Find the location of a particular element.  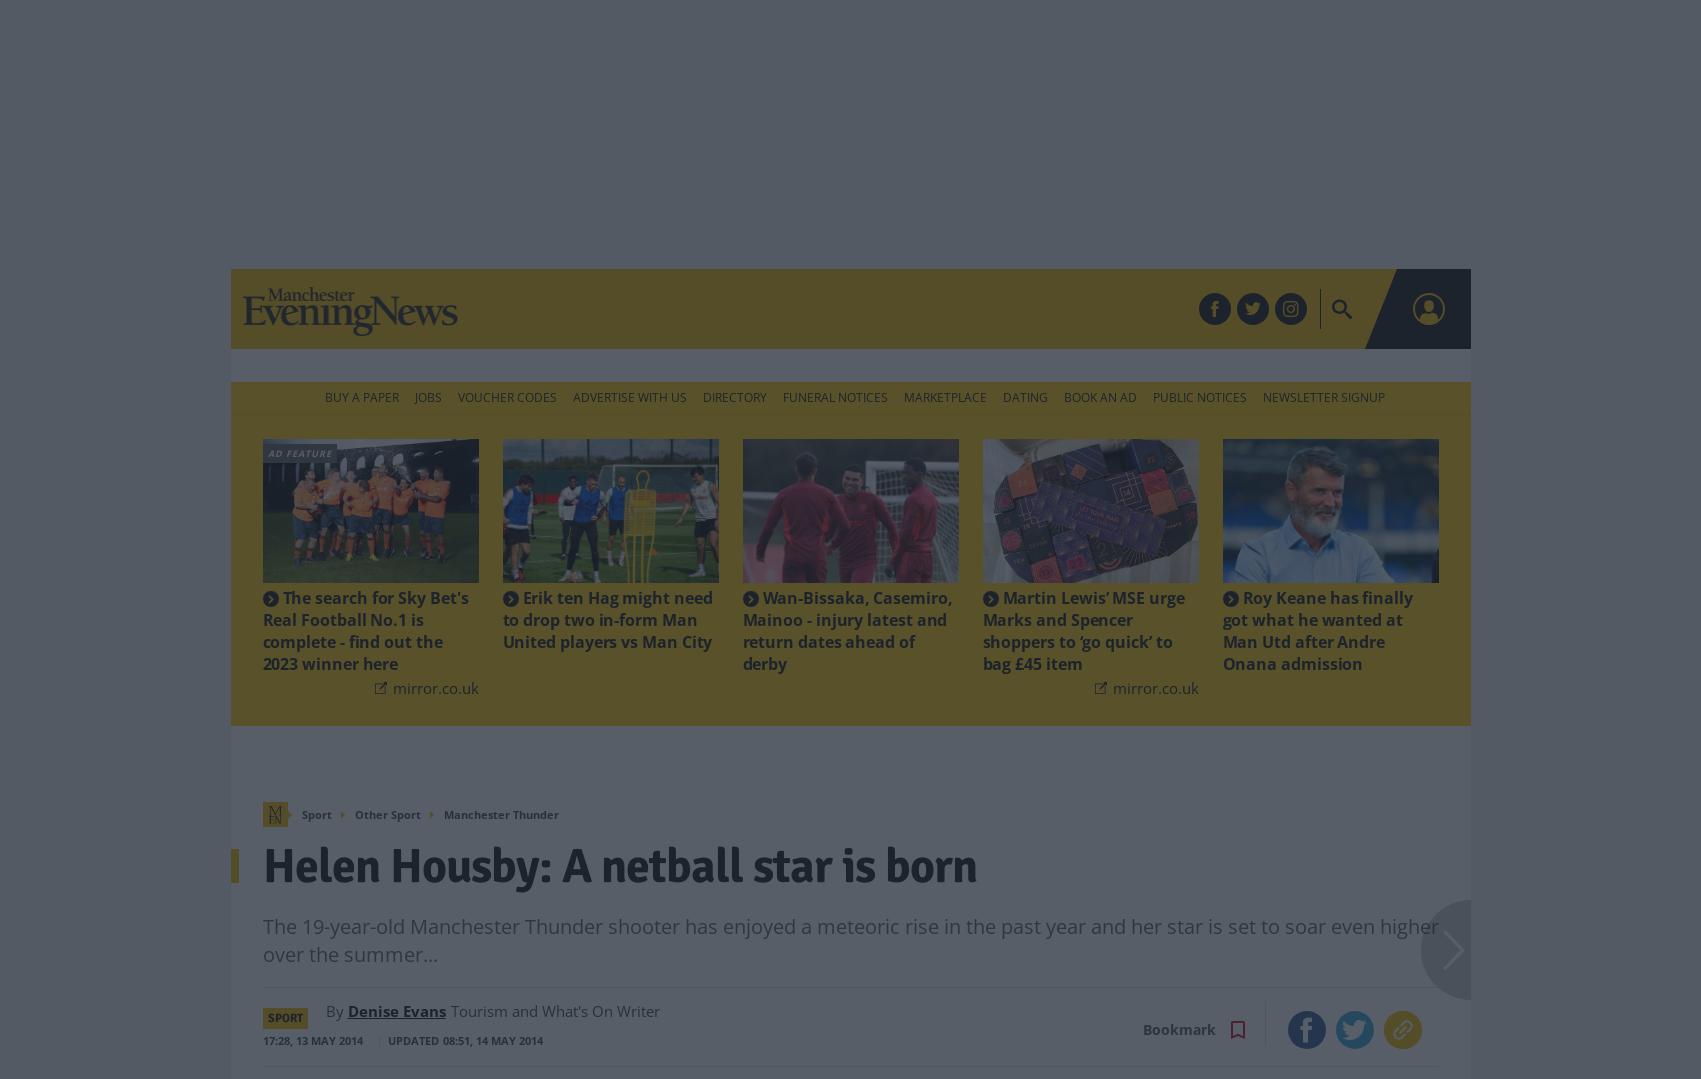

'Helen Housby: A netball star is born' is located at coordinates (617, 832).